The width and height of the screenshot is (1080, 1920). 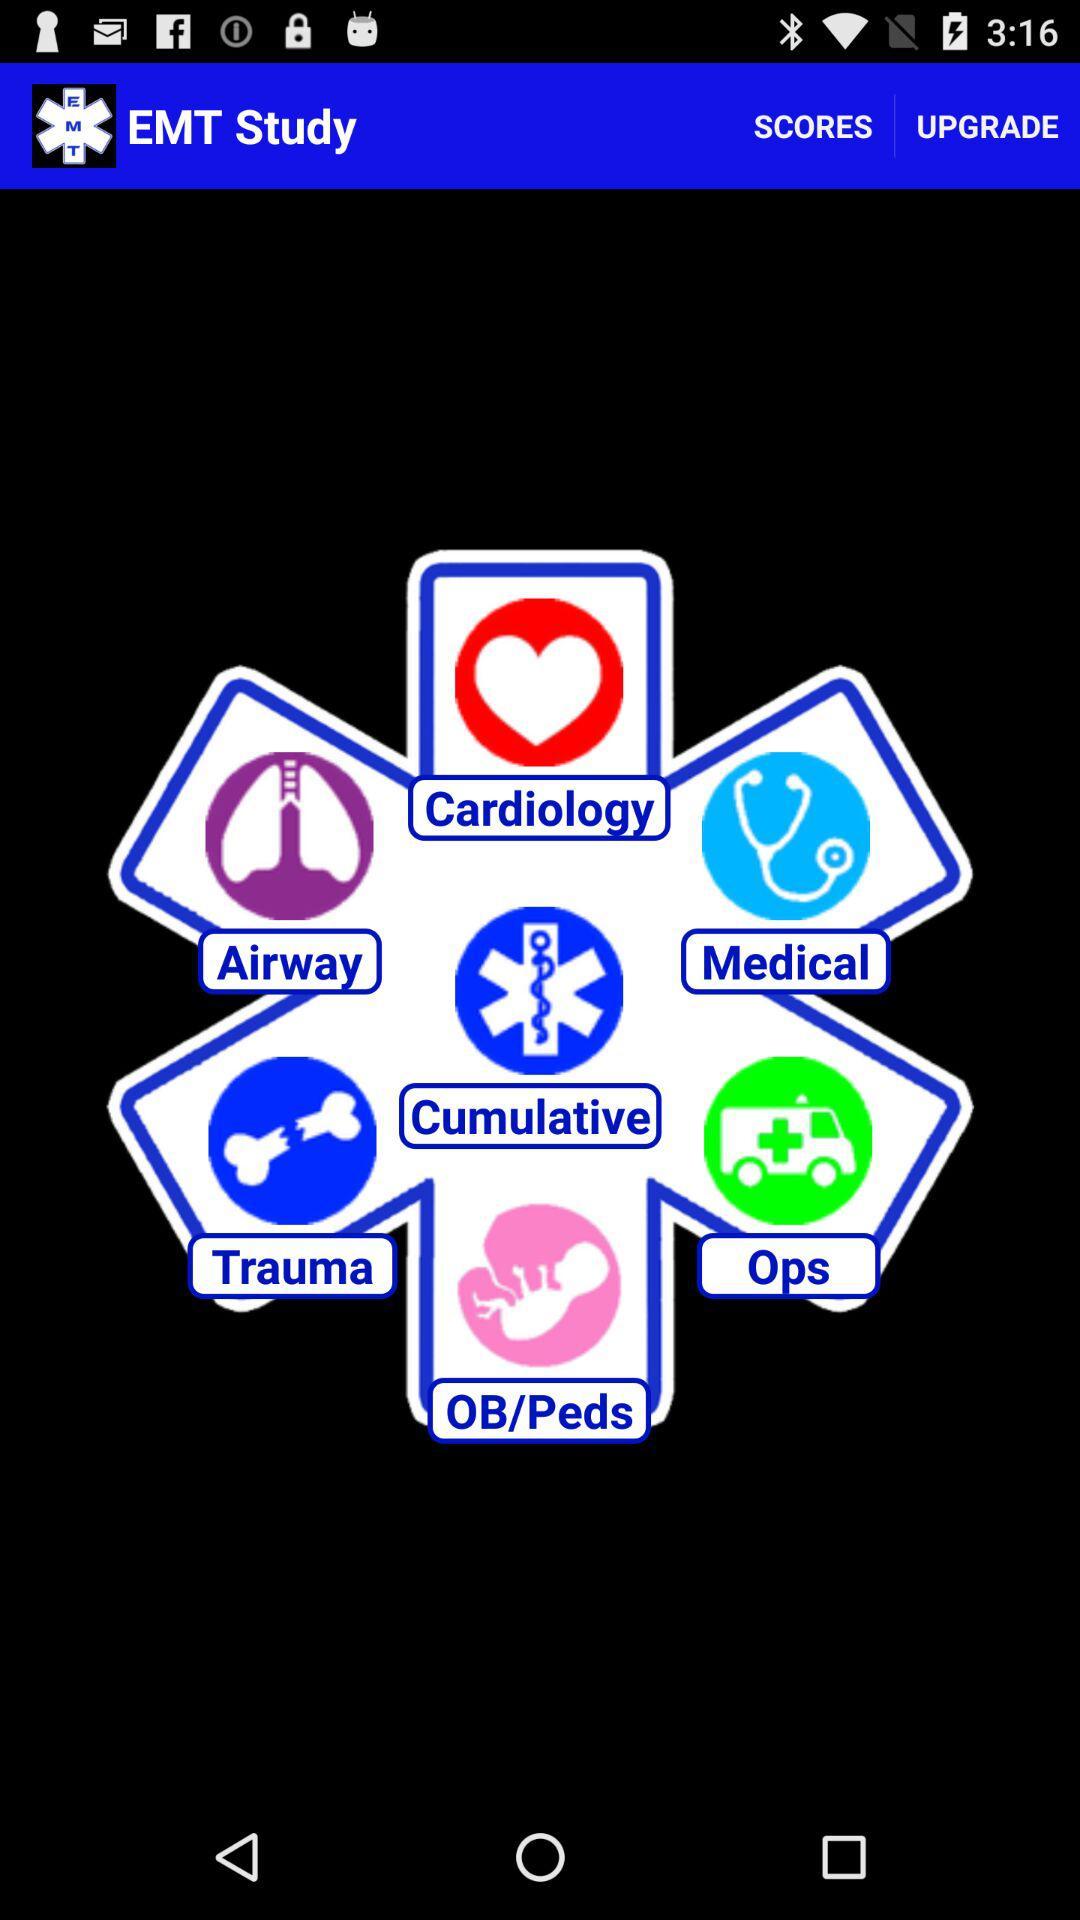 I want to click on medical info, so click(x=785, y=836).